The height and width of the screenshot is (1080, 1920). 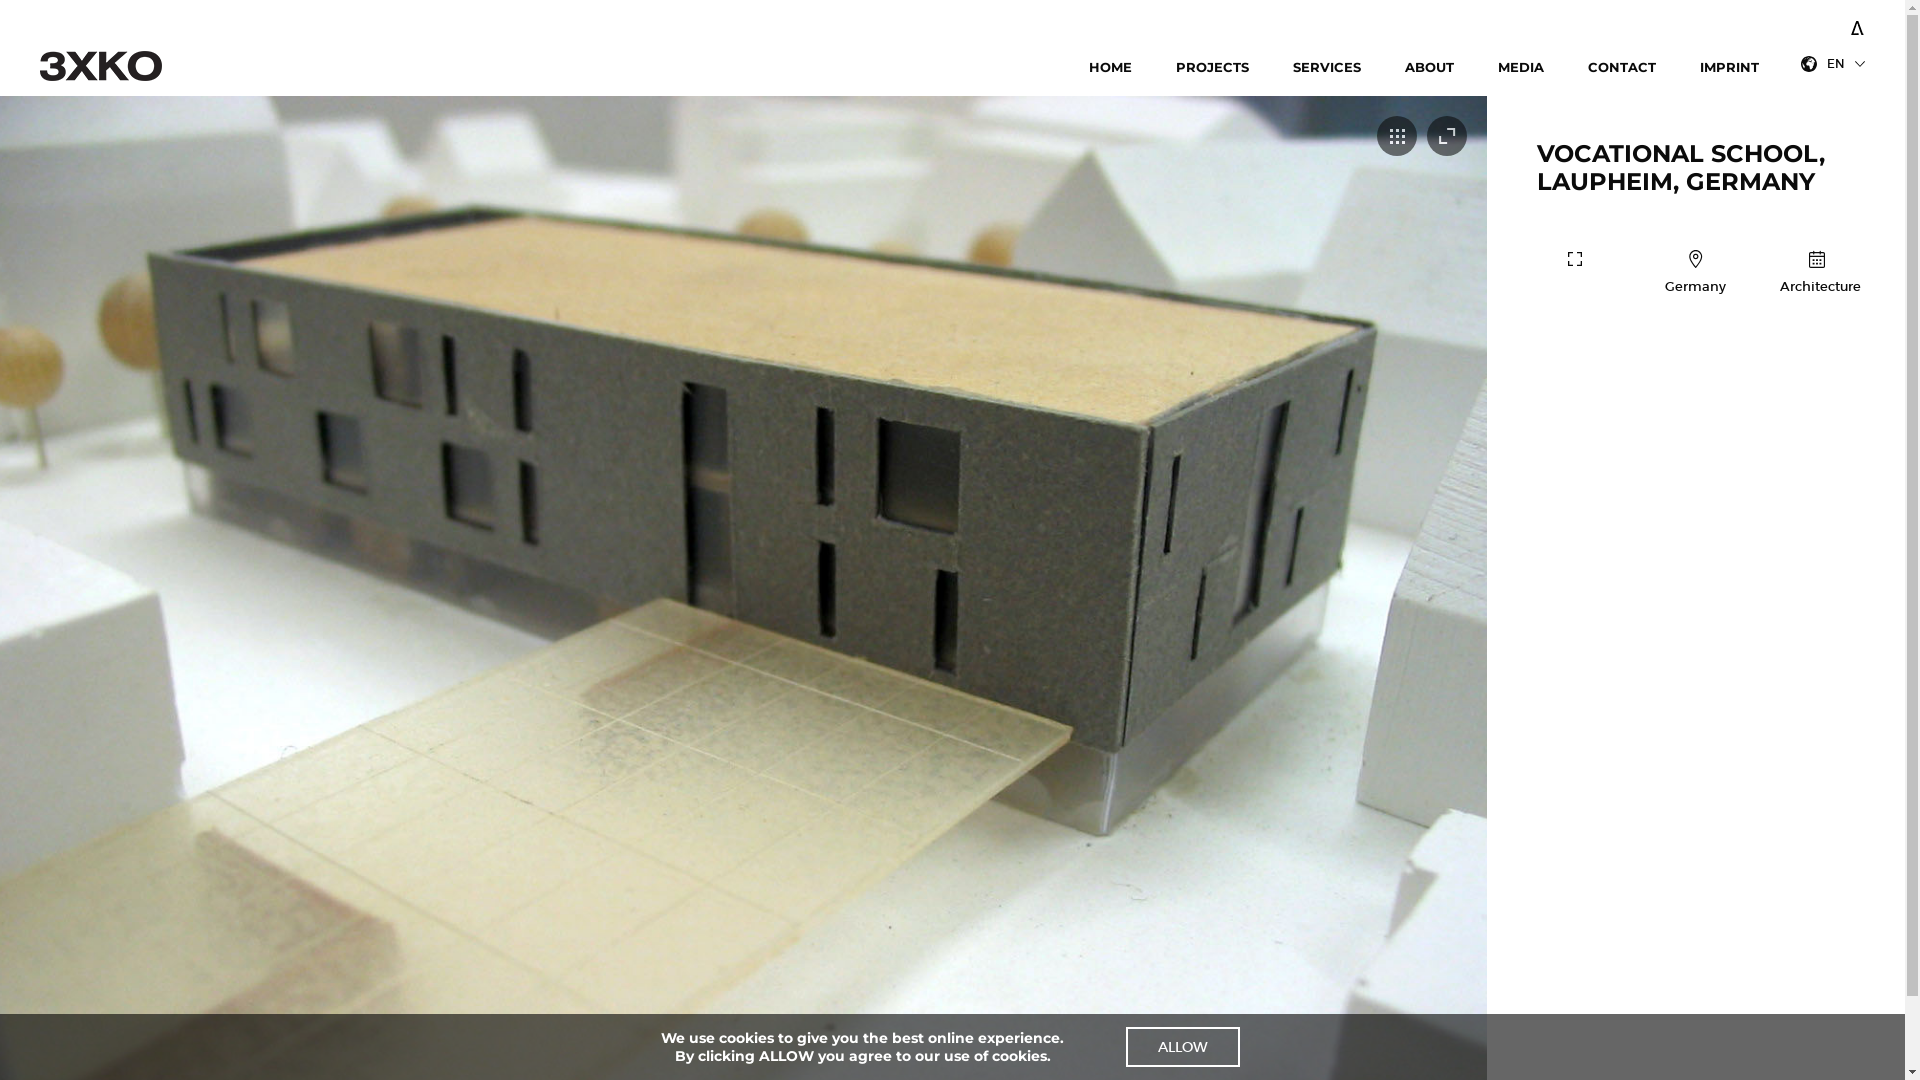 I want to click on 'PROJECTS', so click(x=1176, y=67).